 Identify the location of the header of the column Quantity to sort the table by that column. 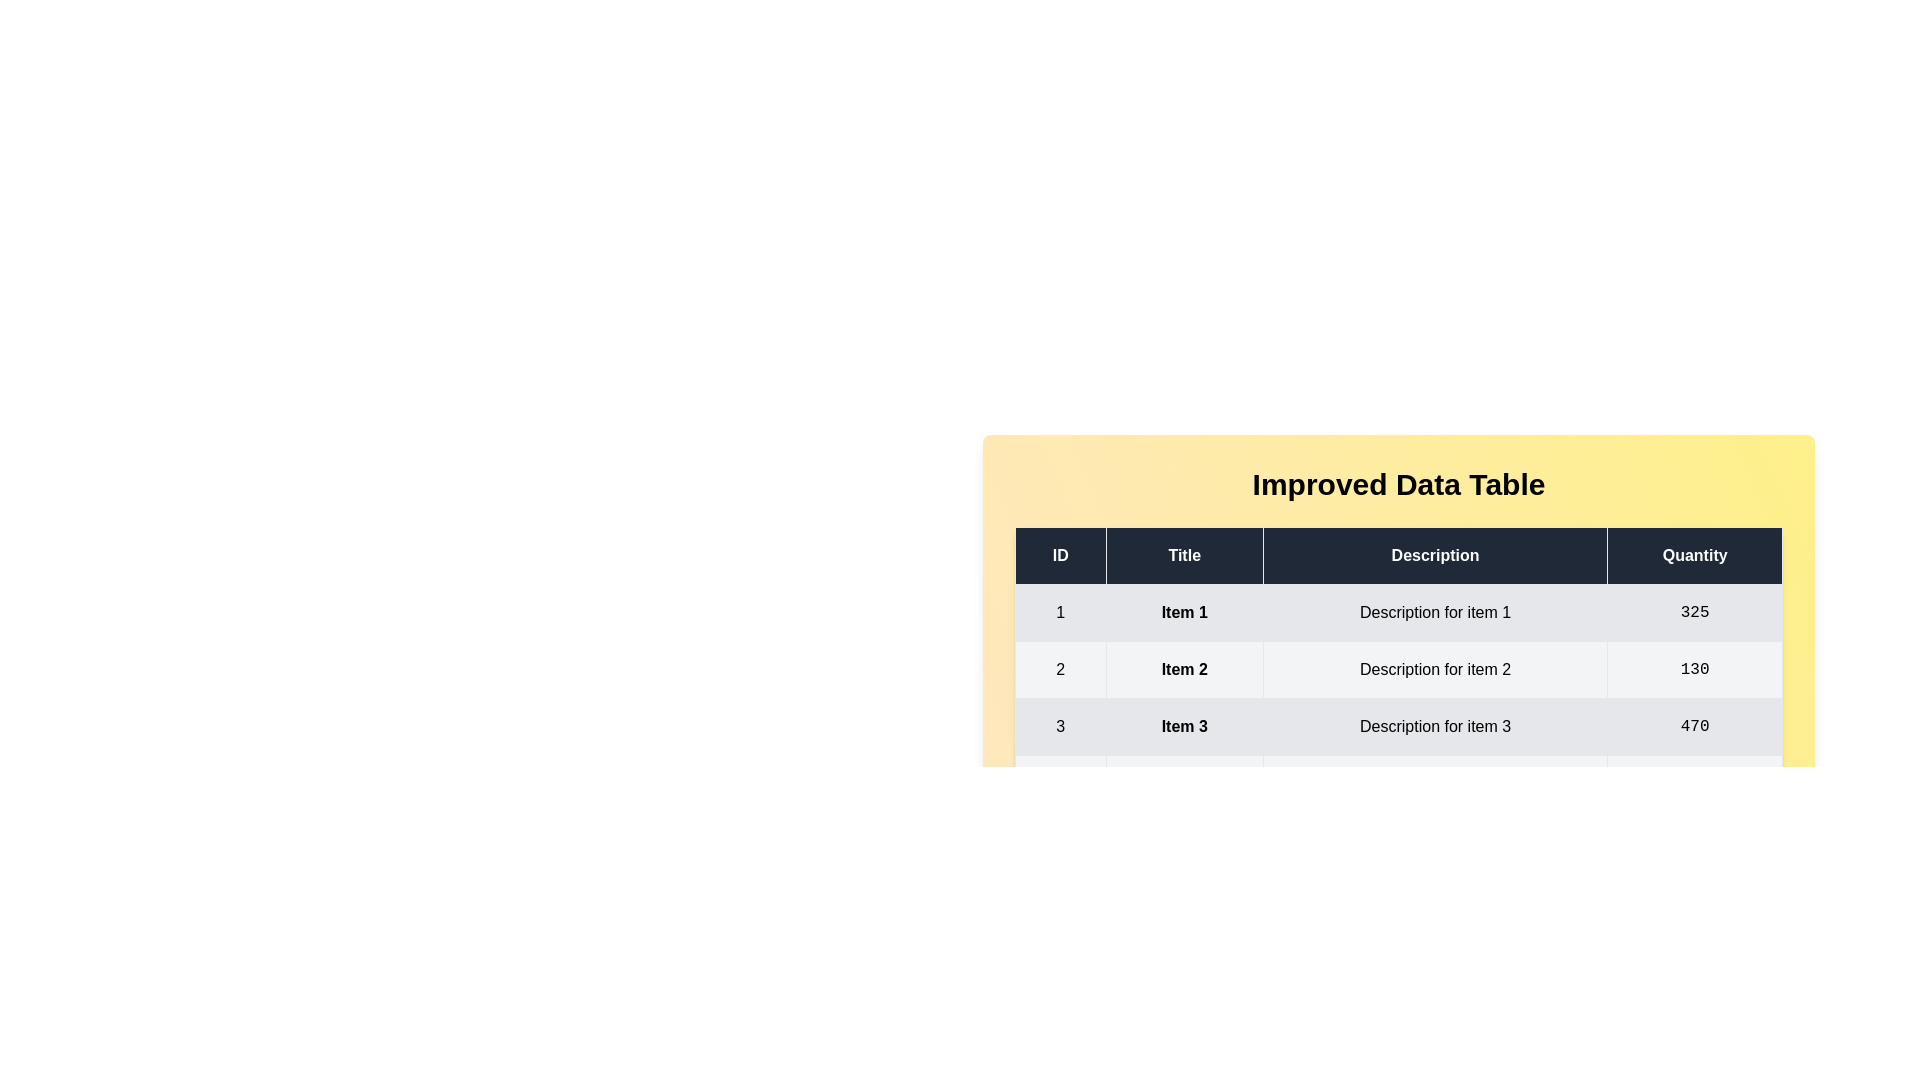
(1694, 555).